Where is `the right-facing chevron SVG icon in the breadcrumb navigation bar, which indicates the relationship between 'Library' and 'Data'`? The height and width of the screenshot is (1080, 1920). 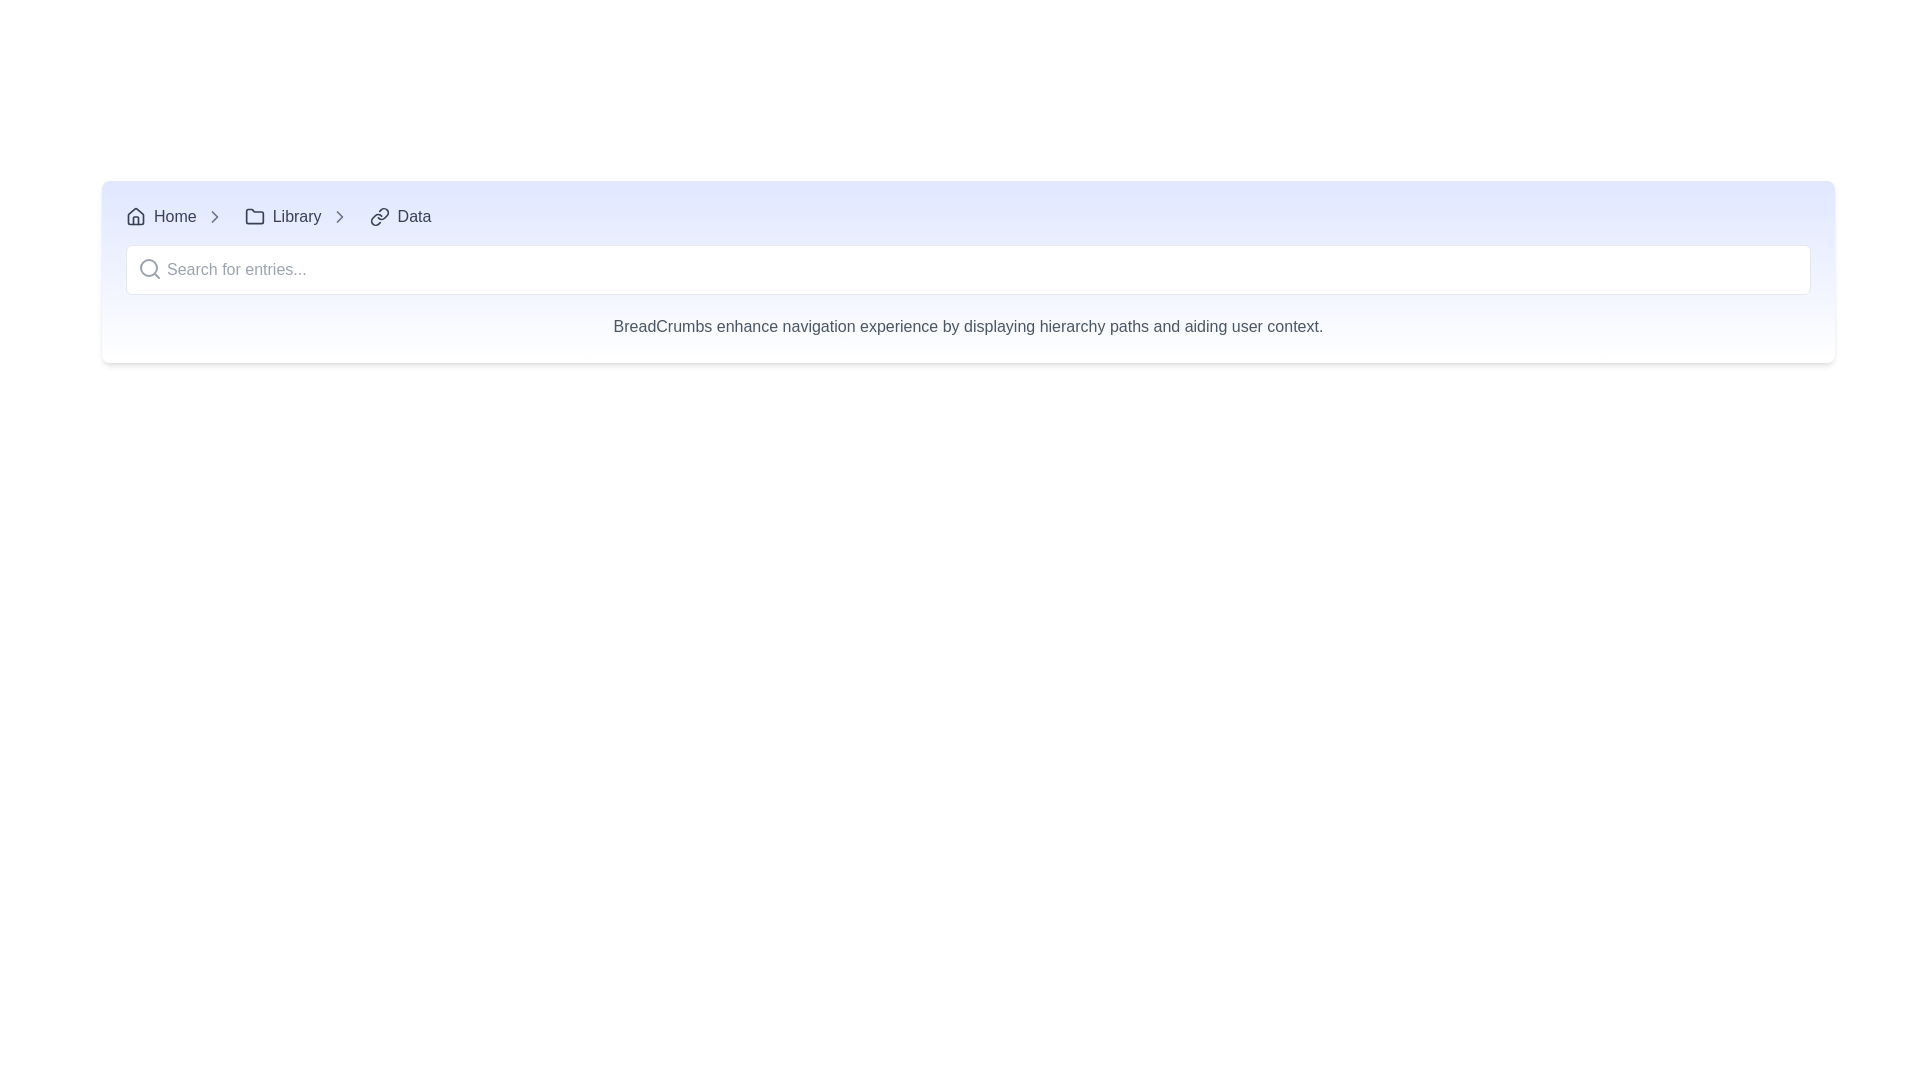 the right-facing chevron SVG icon in the breadcrumb navigation bar, which indicates the relationship between 'Library' and 'Data' is located at coordinates (339, 216).